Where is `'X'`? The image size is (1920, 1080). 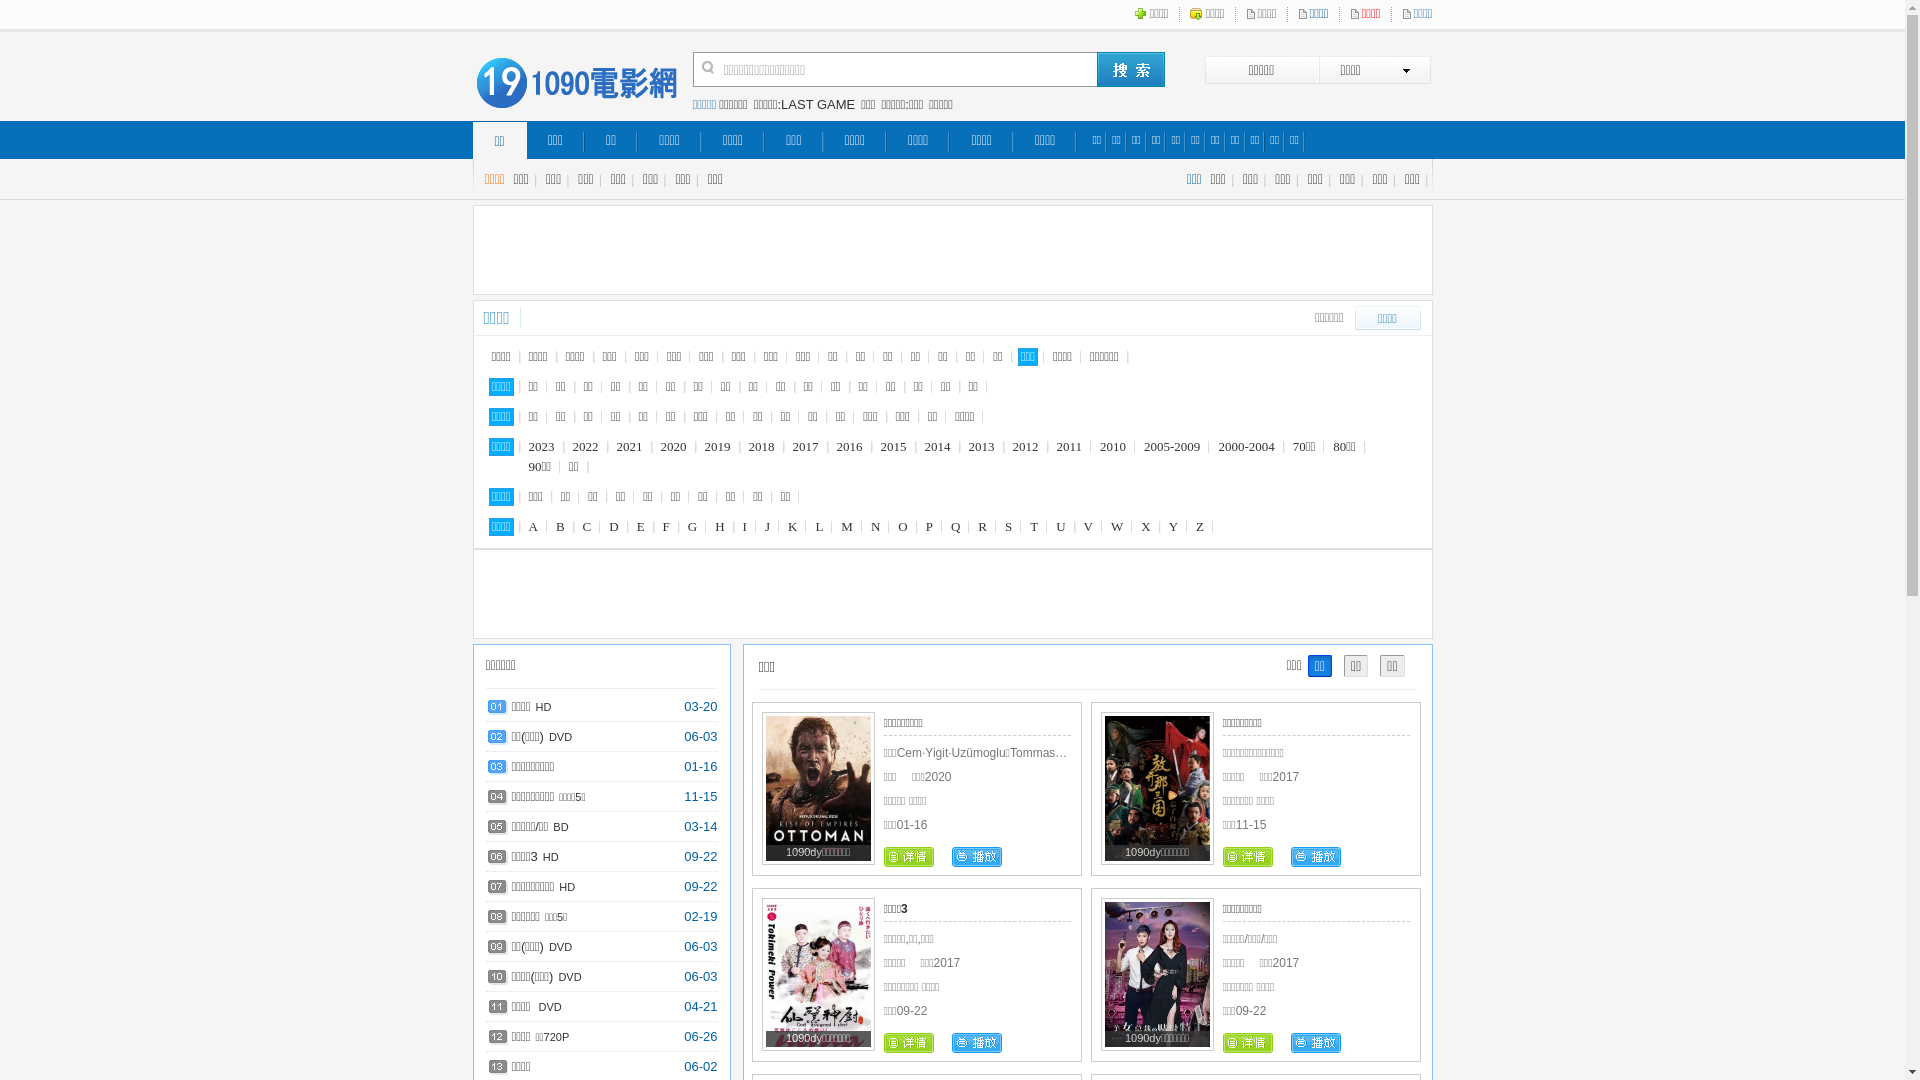 'X' is located at coordinates (1145, 526).